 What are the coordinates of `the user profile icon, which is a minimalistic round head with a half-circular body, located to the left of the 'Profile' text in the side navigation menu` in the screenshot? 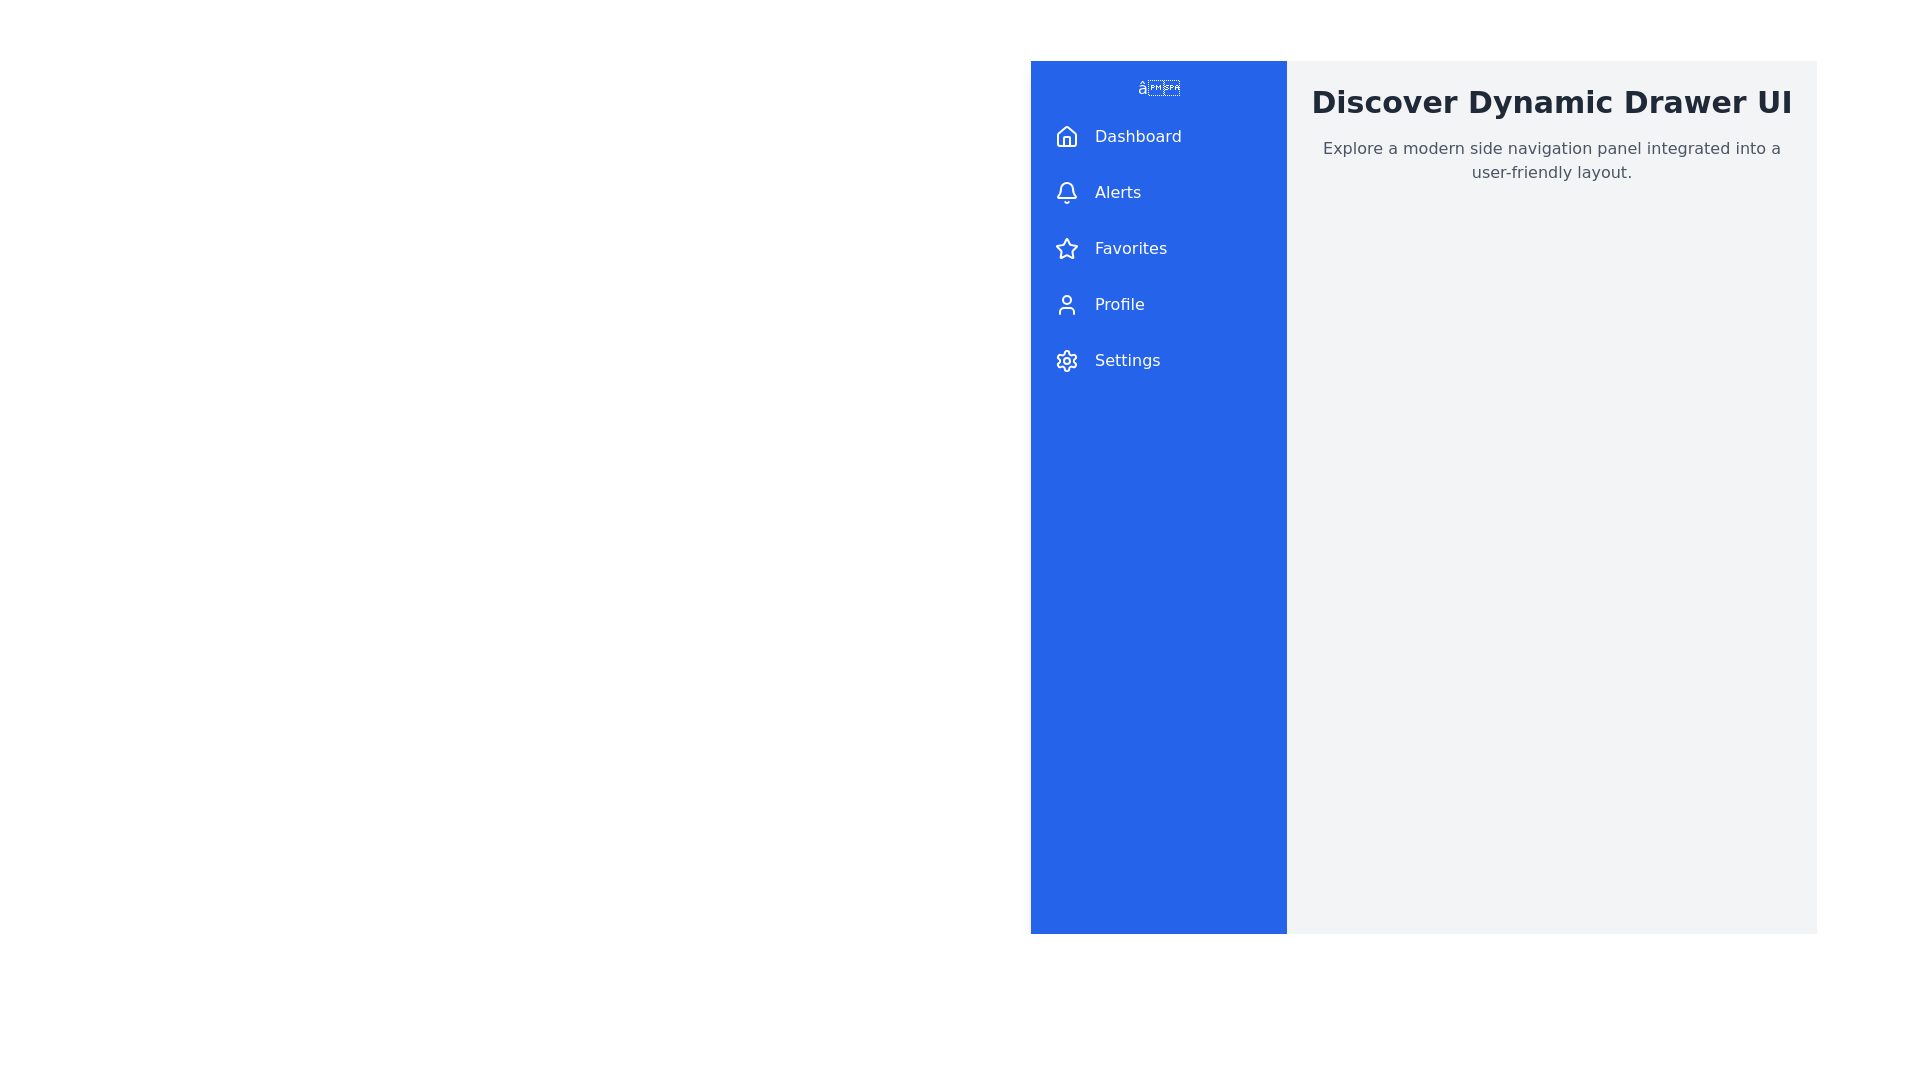 It's located at (1065, 304).